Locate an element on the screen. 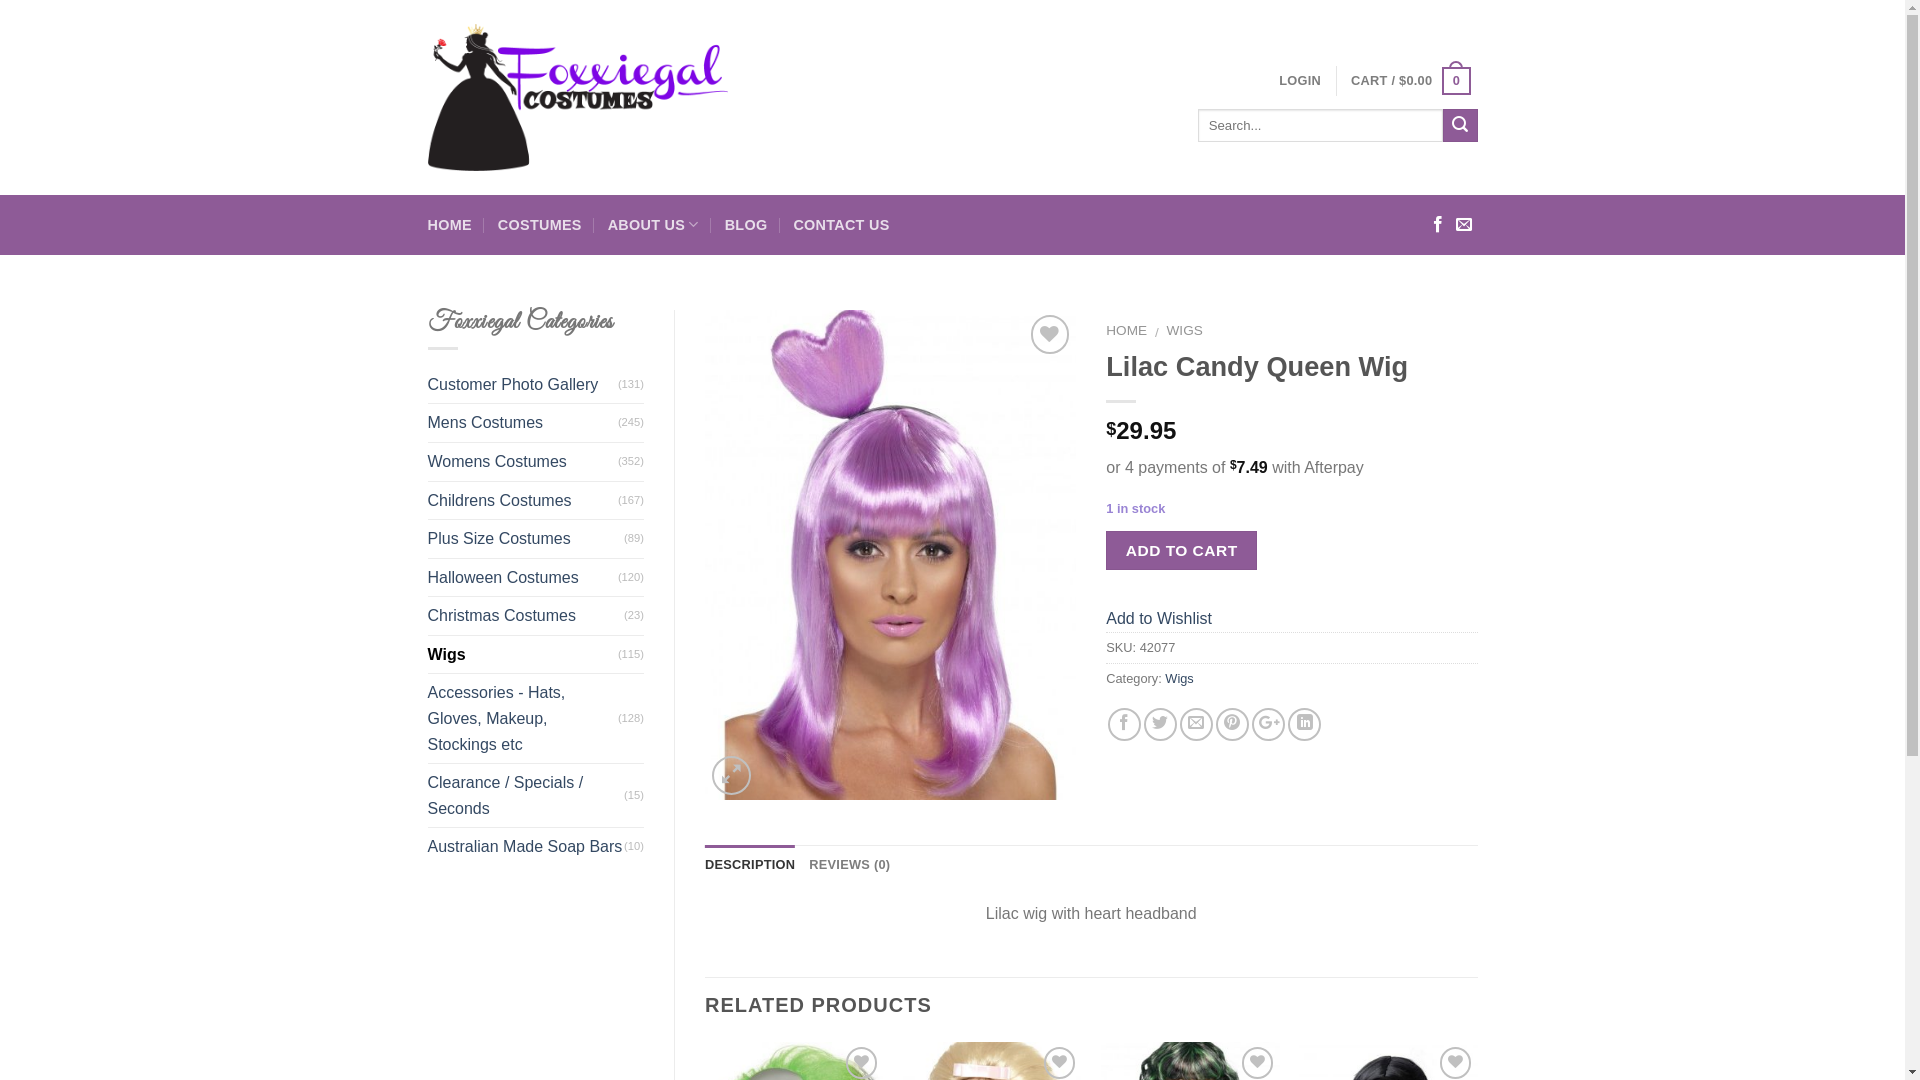  'Mens Costumes' is located at coordinates (523, 422).